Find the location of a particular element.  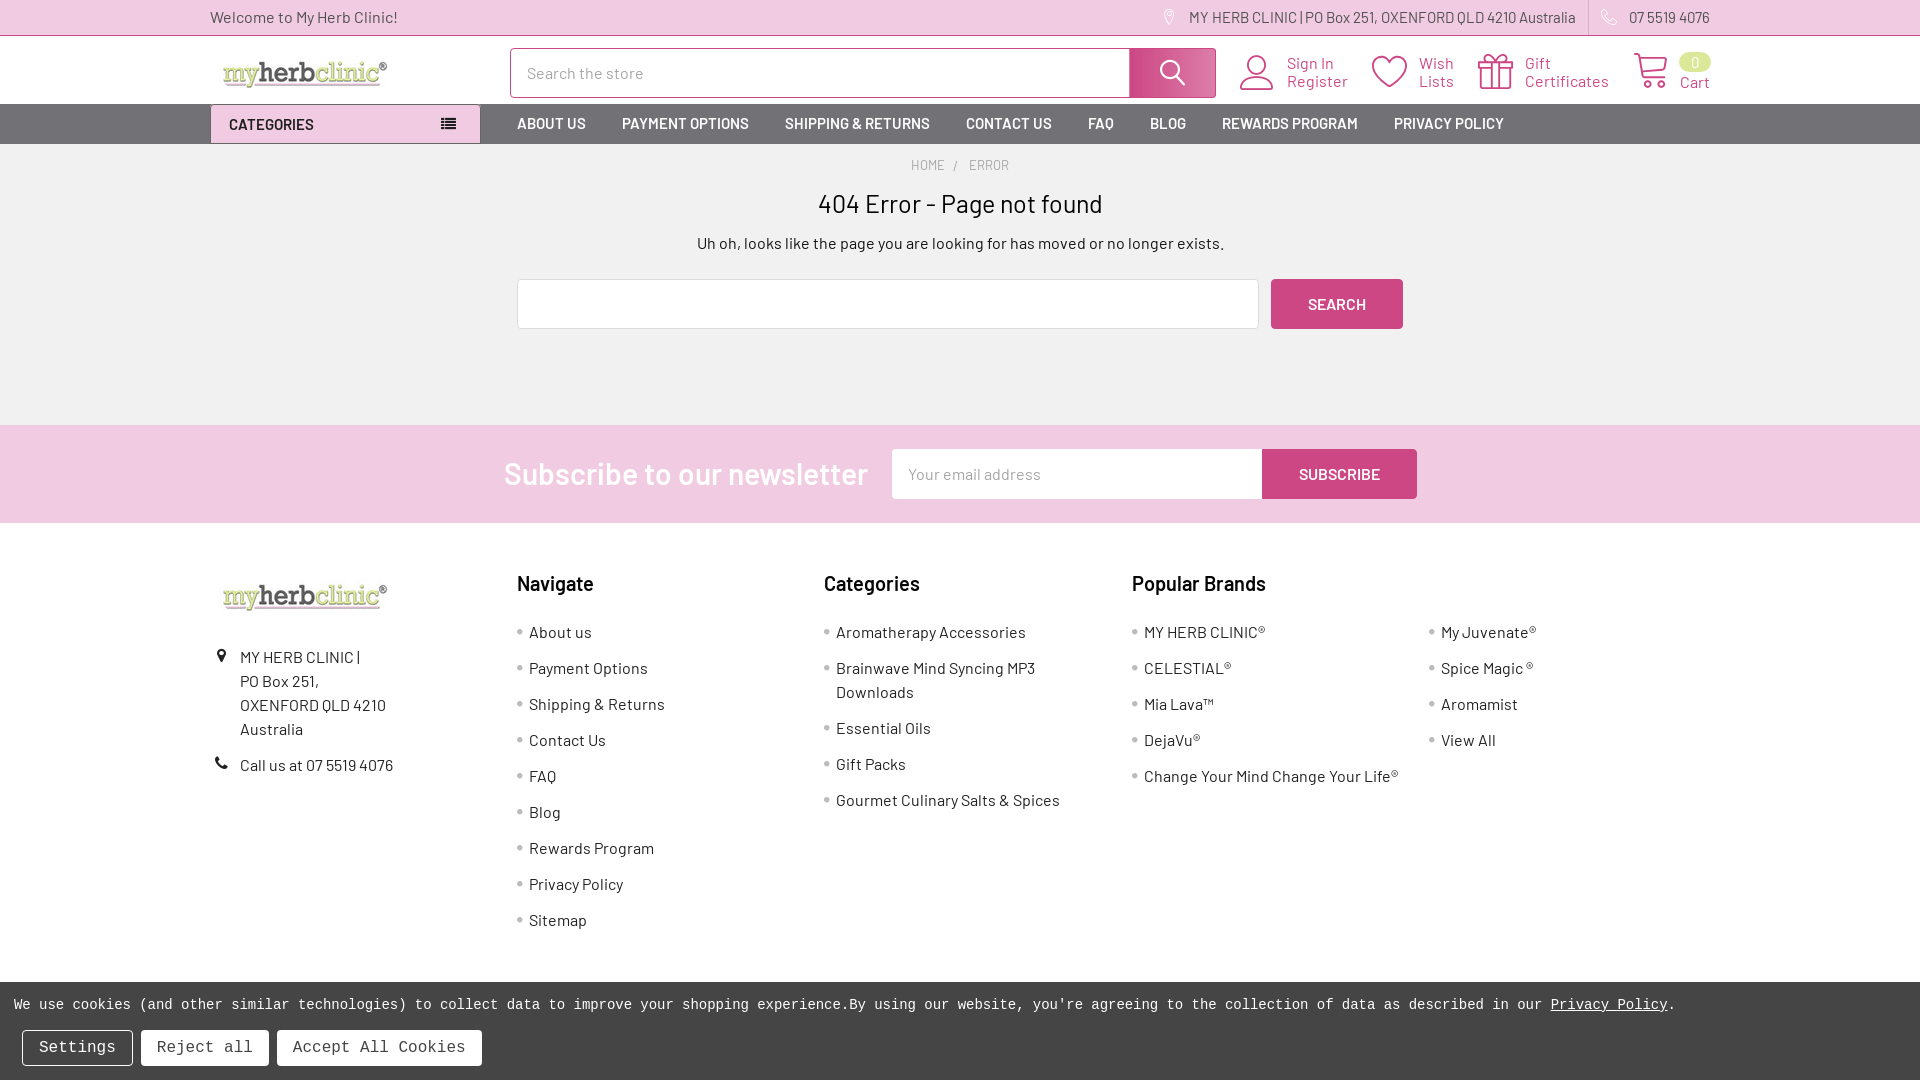

'FAQ' is located at coordinates (1099, 123).